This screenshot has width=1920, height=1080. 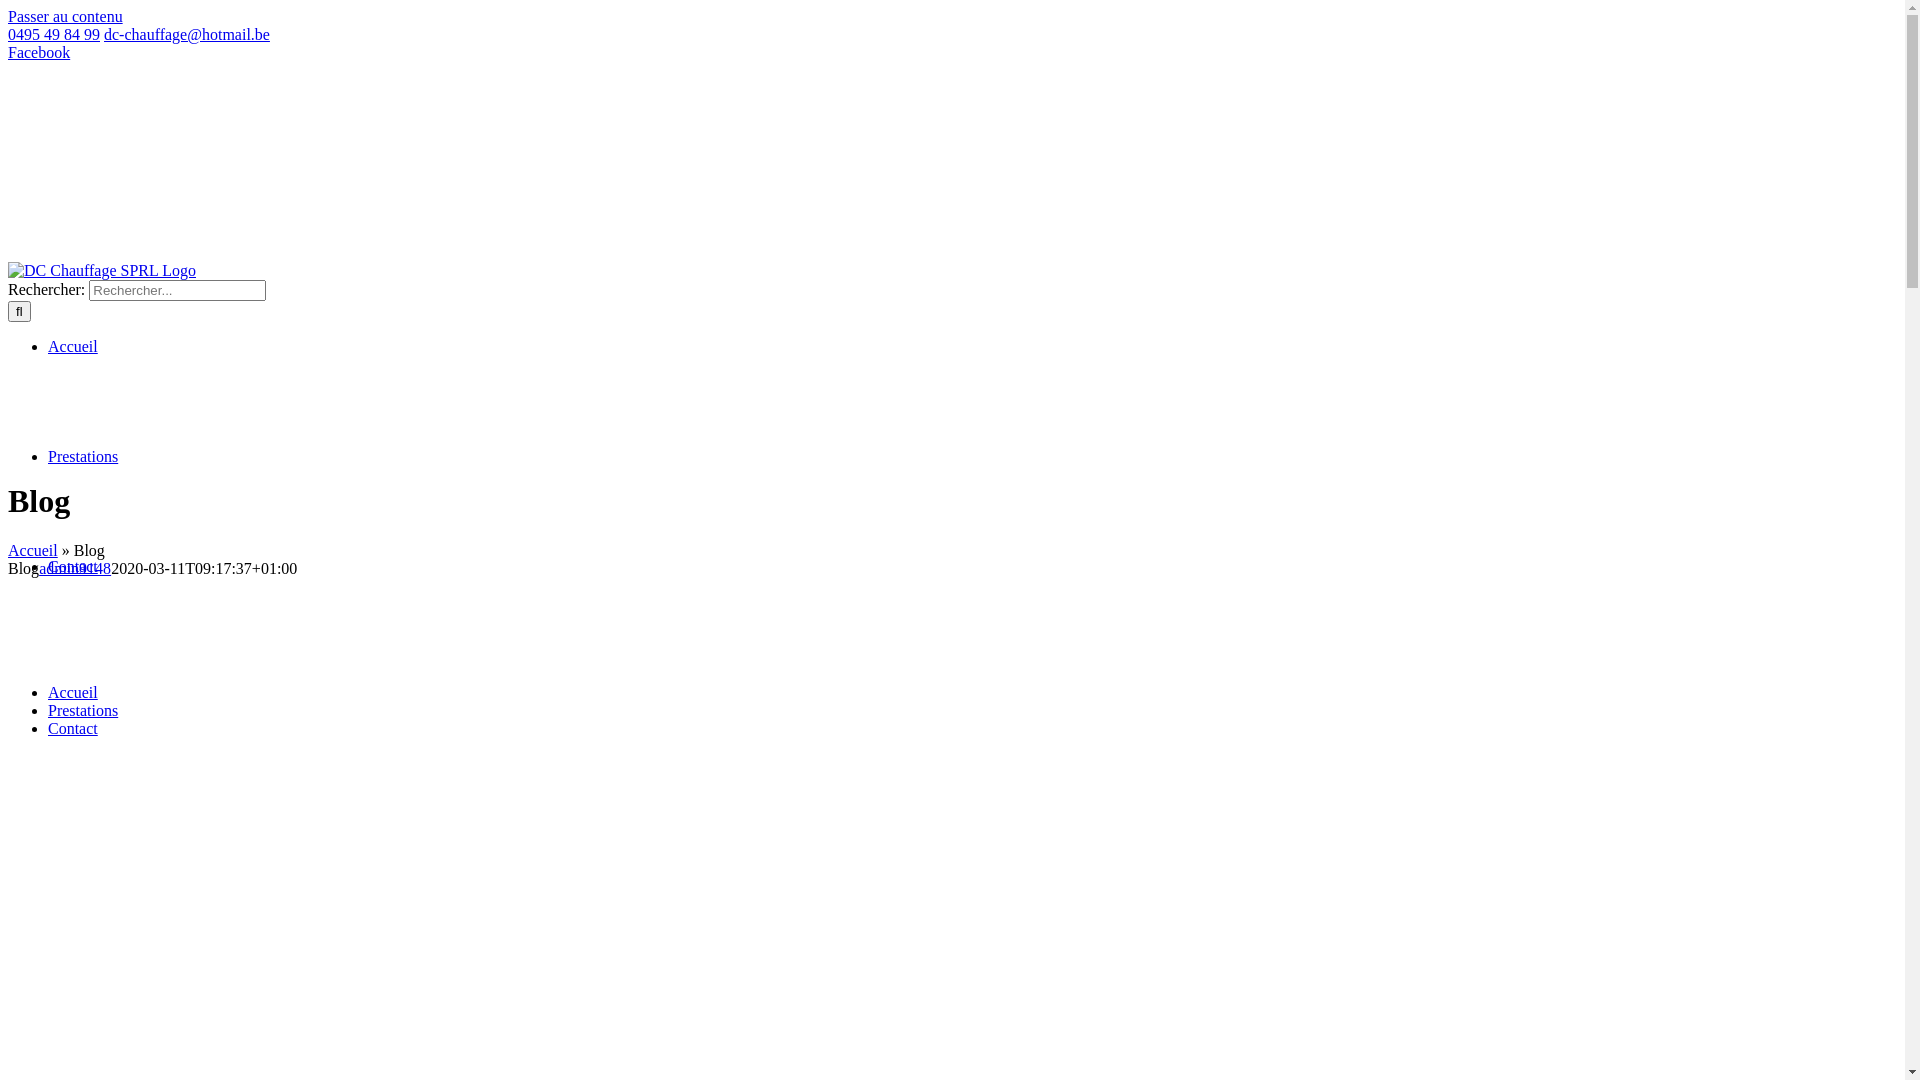 I want to click on 'admin9148', so click(x=75, y=568).